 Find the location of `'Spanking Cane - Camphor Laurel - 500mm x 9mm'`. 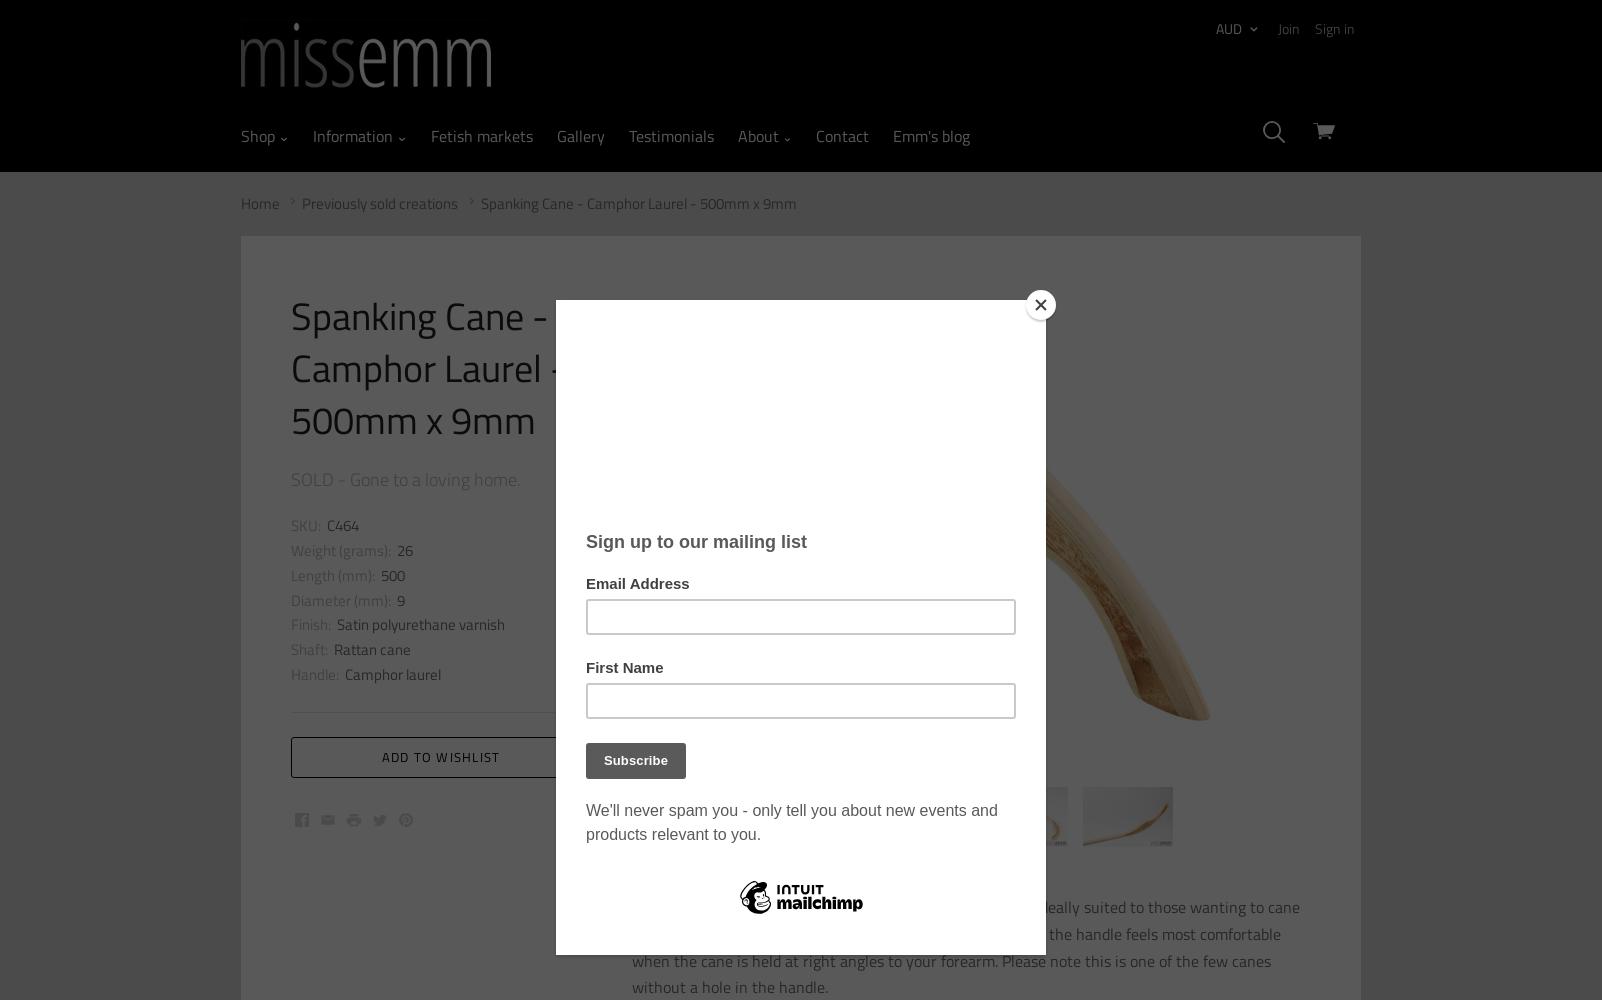

'Spanking Cane - Camphor Laurel - 500mm x 9mm' is located at coordinates (637, 201).